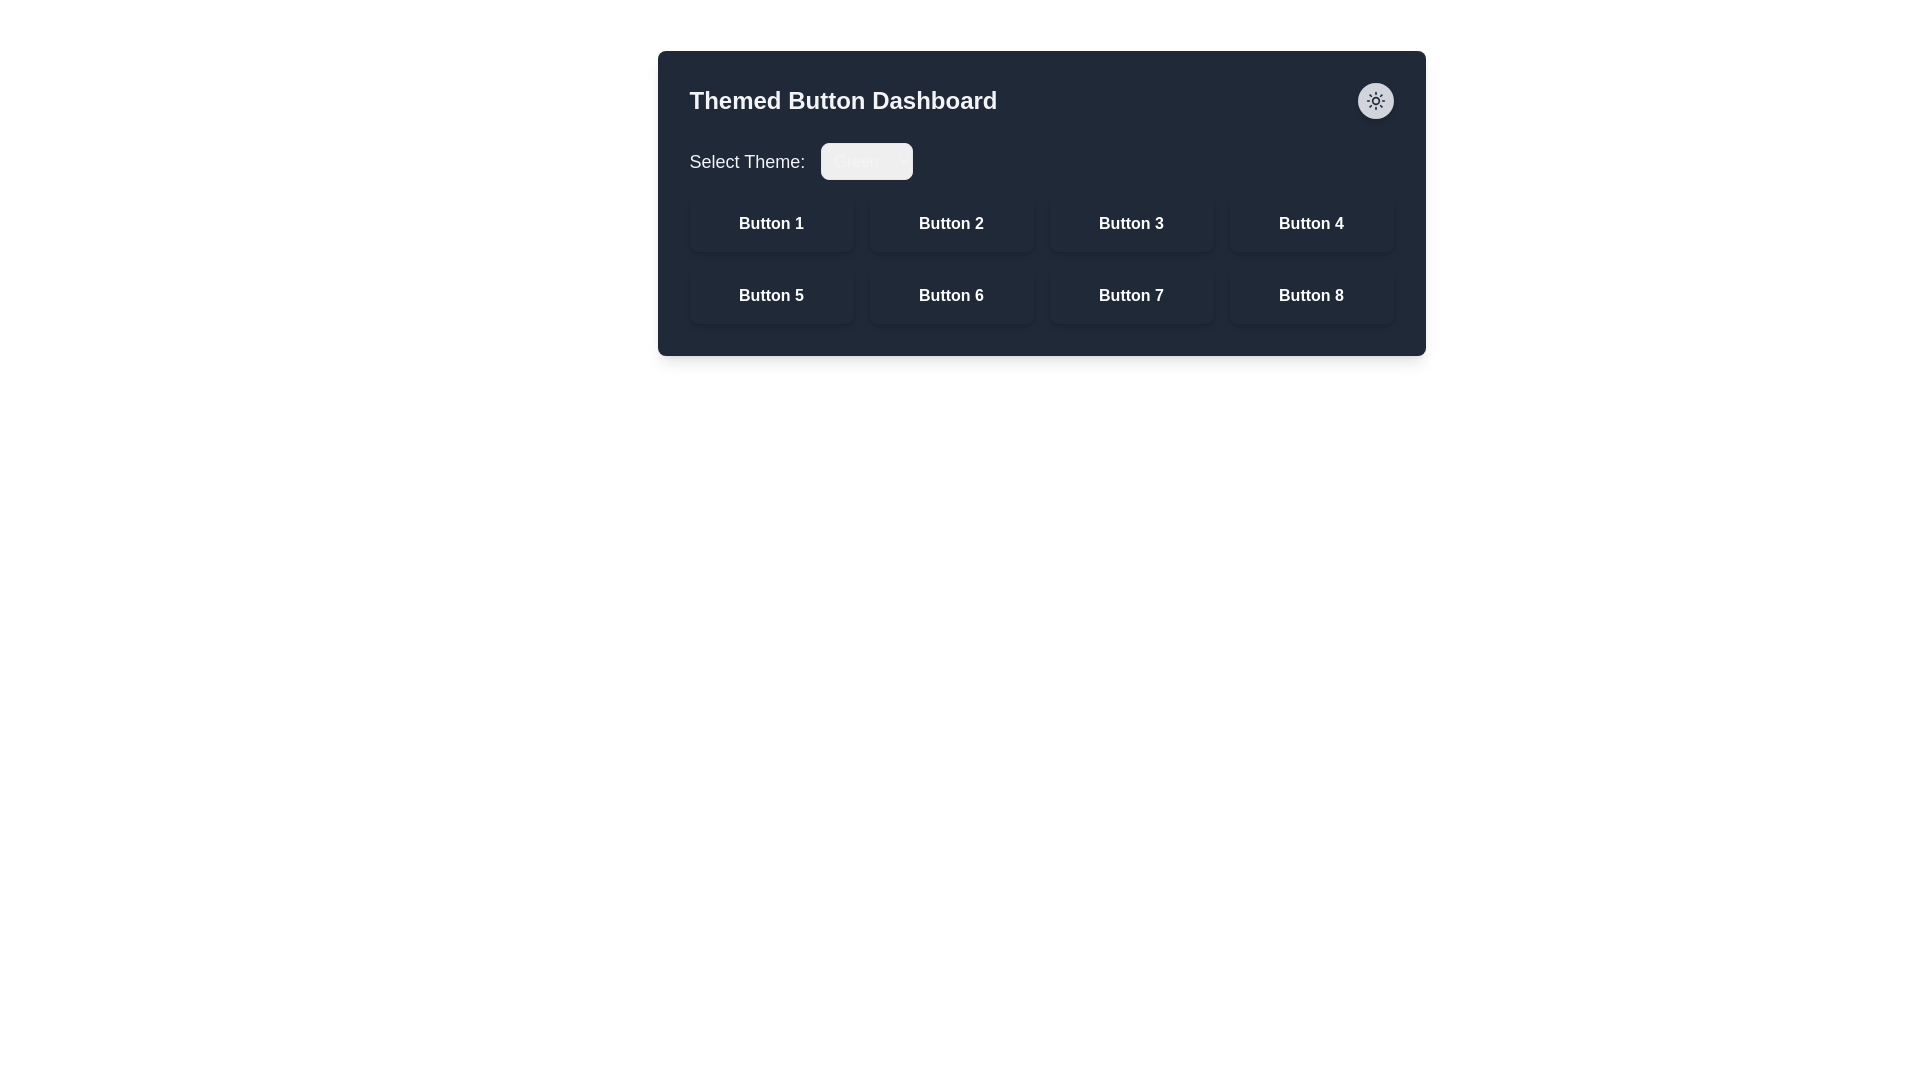  Describe the element at coordinates (746, 160) in the screenshot. I see `the text label displaying 'Select Theme:' which is positioned in the upper section of the interface, preceding a dropdown menu` at that location.